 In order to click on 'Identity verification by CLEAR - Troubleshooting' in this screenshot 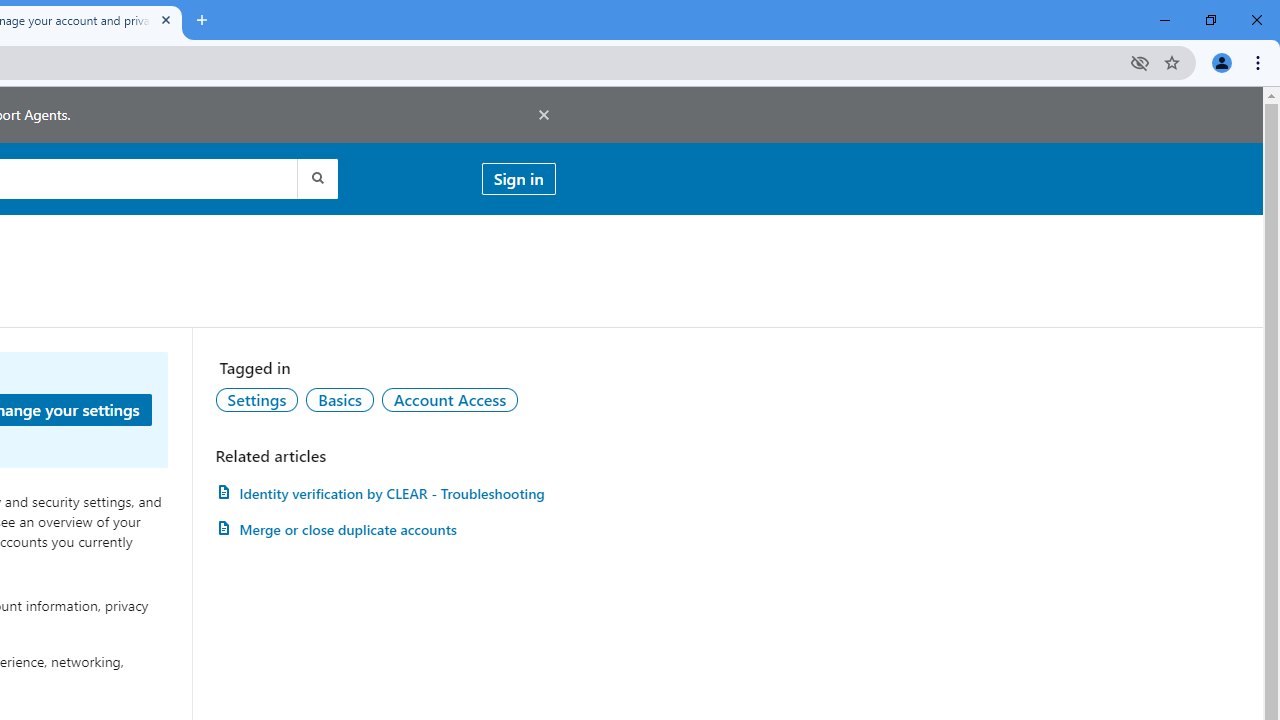, I will do `click(385, 493)`.